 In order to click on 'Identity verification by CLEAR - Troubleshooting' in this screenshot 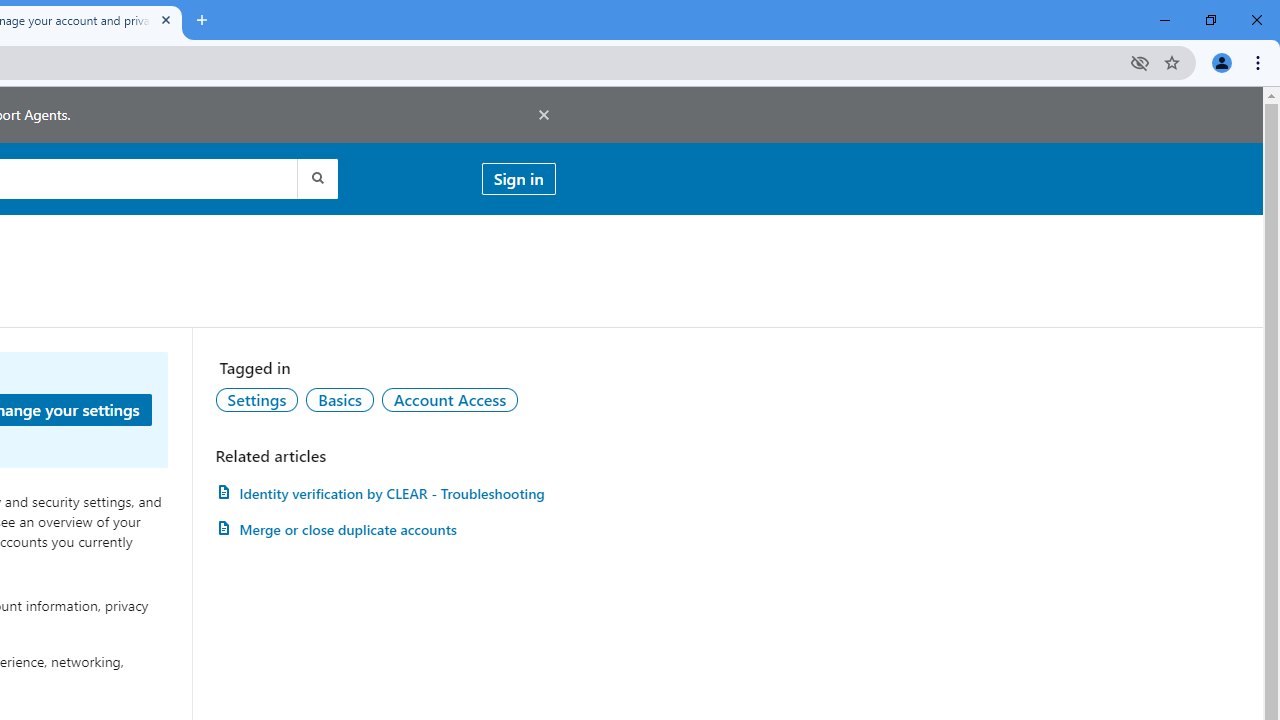, I will do `click(385, 493)`.